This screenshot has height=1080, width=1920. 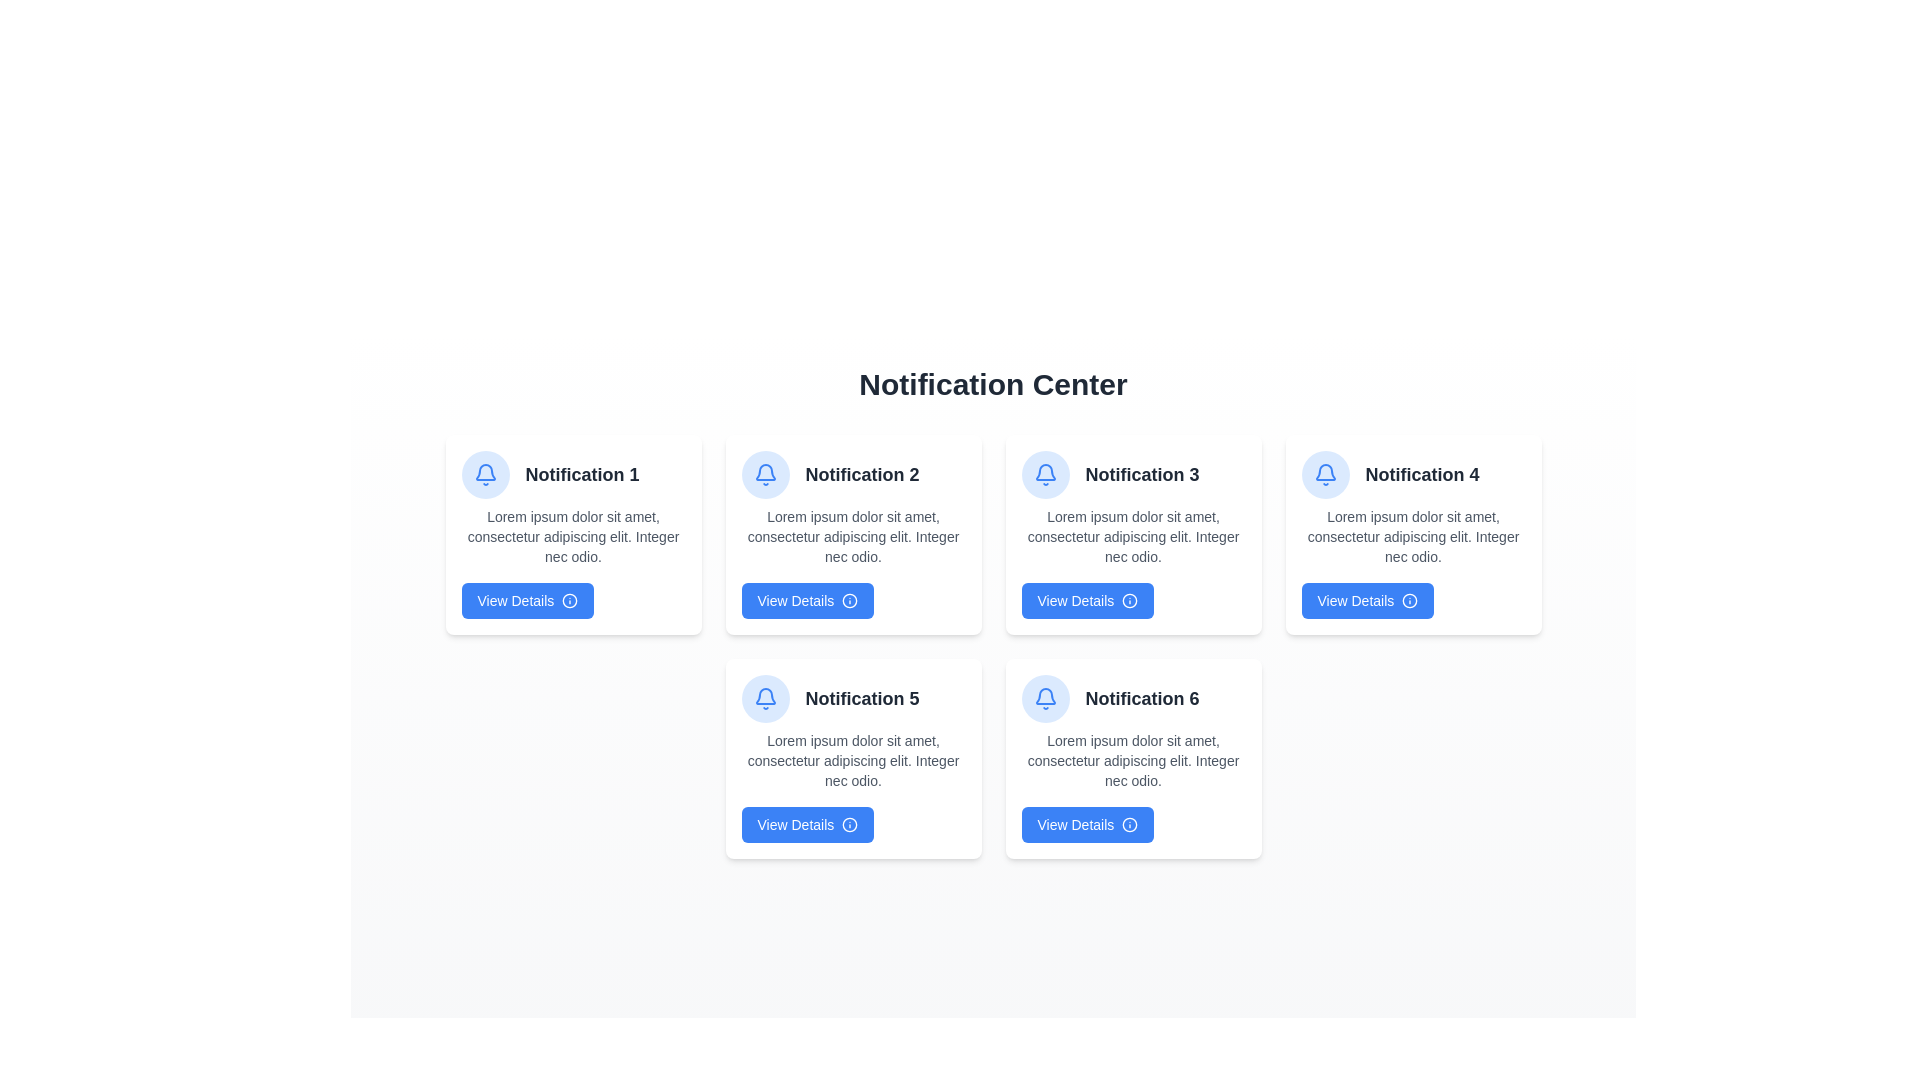 I want to click on the button located at the bottom of the 'Notification 5' card to observe the hover effects, so click(x=807, y=825).